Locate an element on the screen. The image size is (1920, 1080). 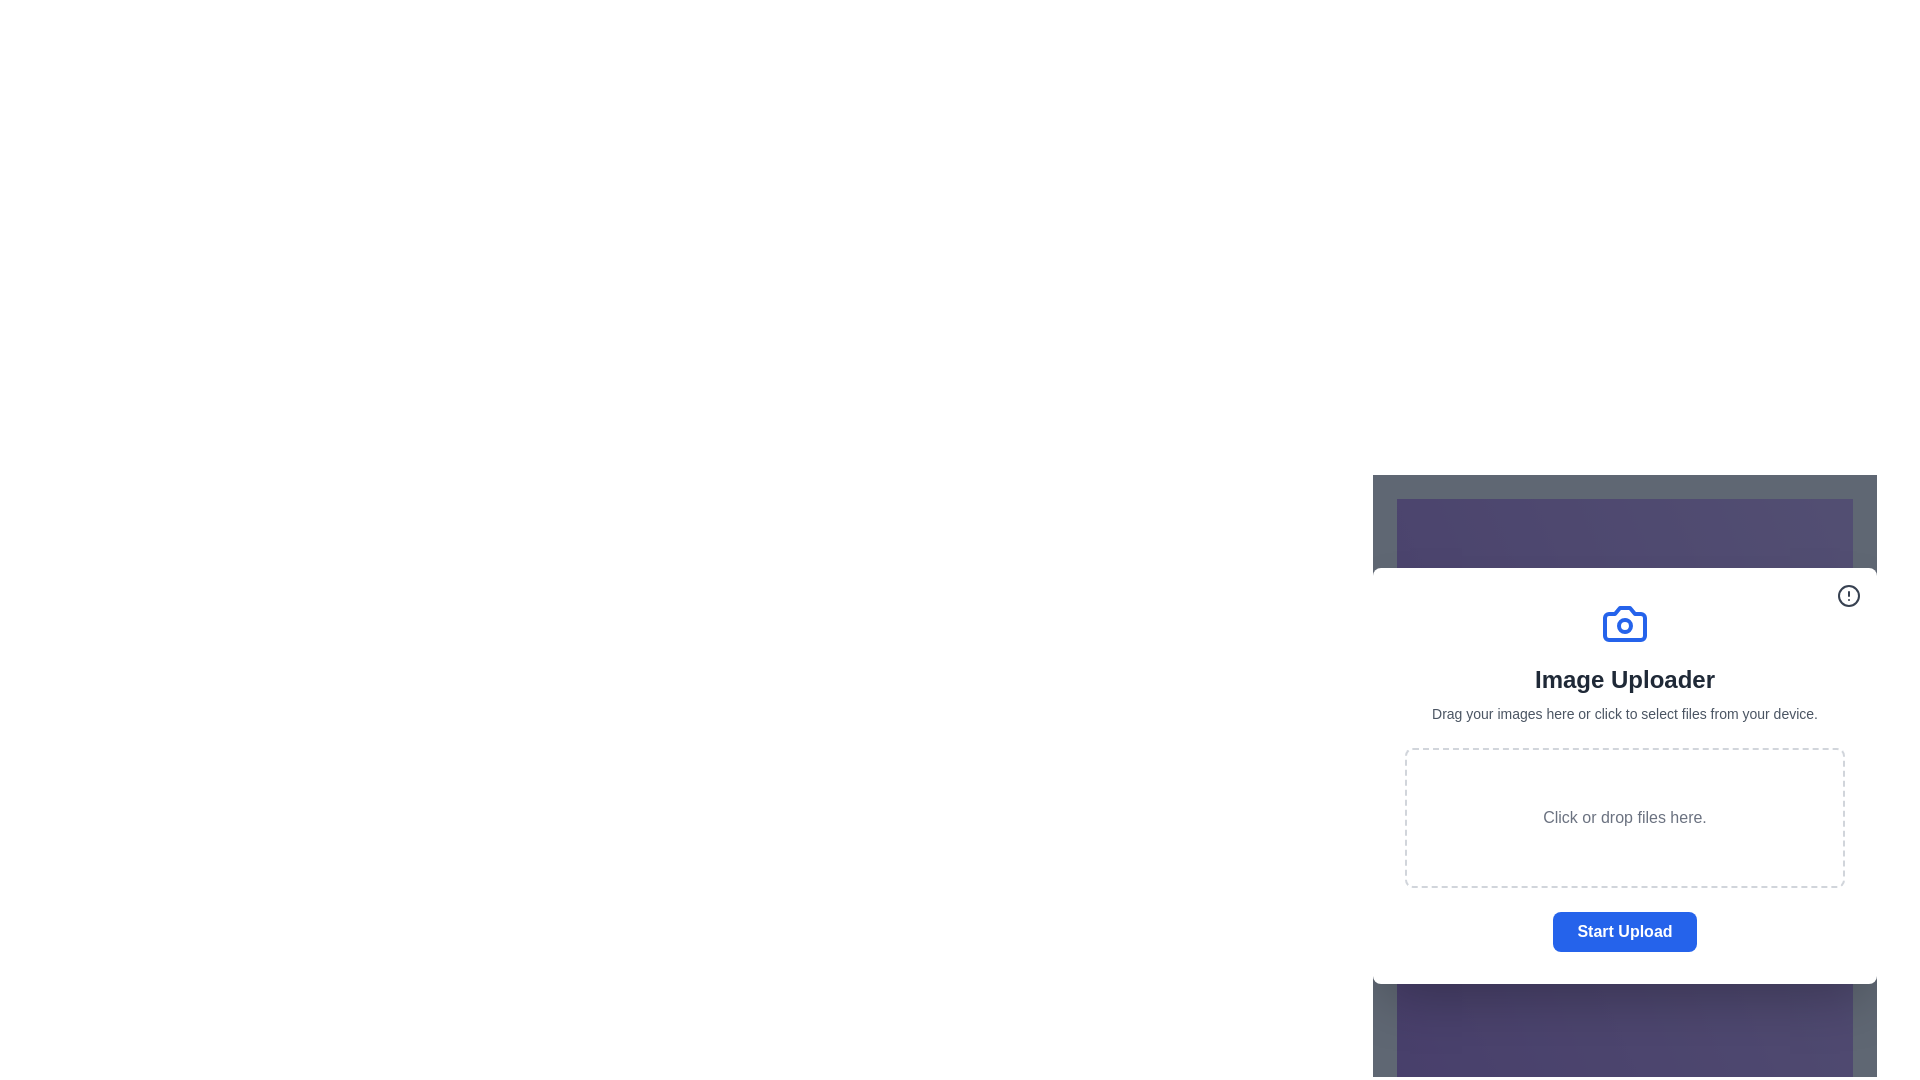
and drop files onto the Upload Area Text that displays 'Click or drop files here.' This element is a clickable area styled with a dashed, rounded, light-gray border and is located centrally in the upload area is located at coordinates (1625, 817).